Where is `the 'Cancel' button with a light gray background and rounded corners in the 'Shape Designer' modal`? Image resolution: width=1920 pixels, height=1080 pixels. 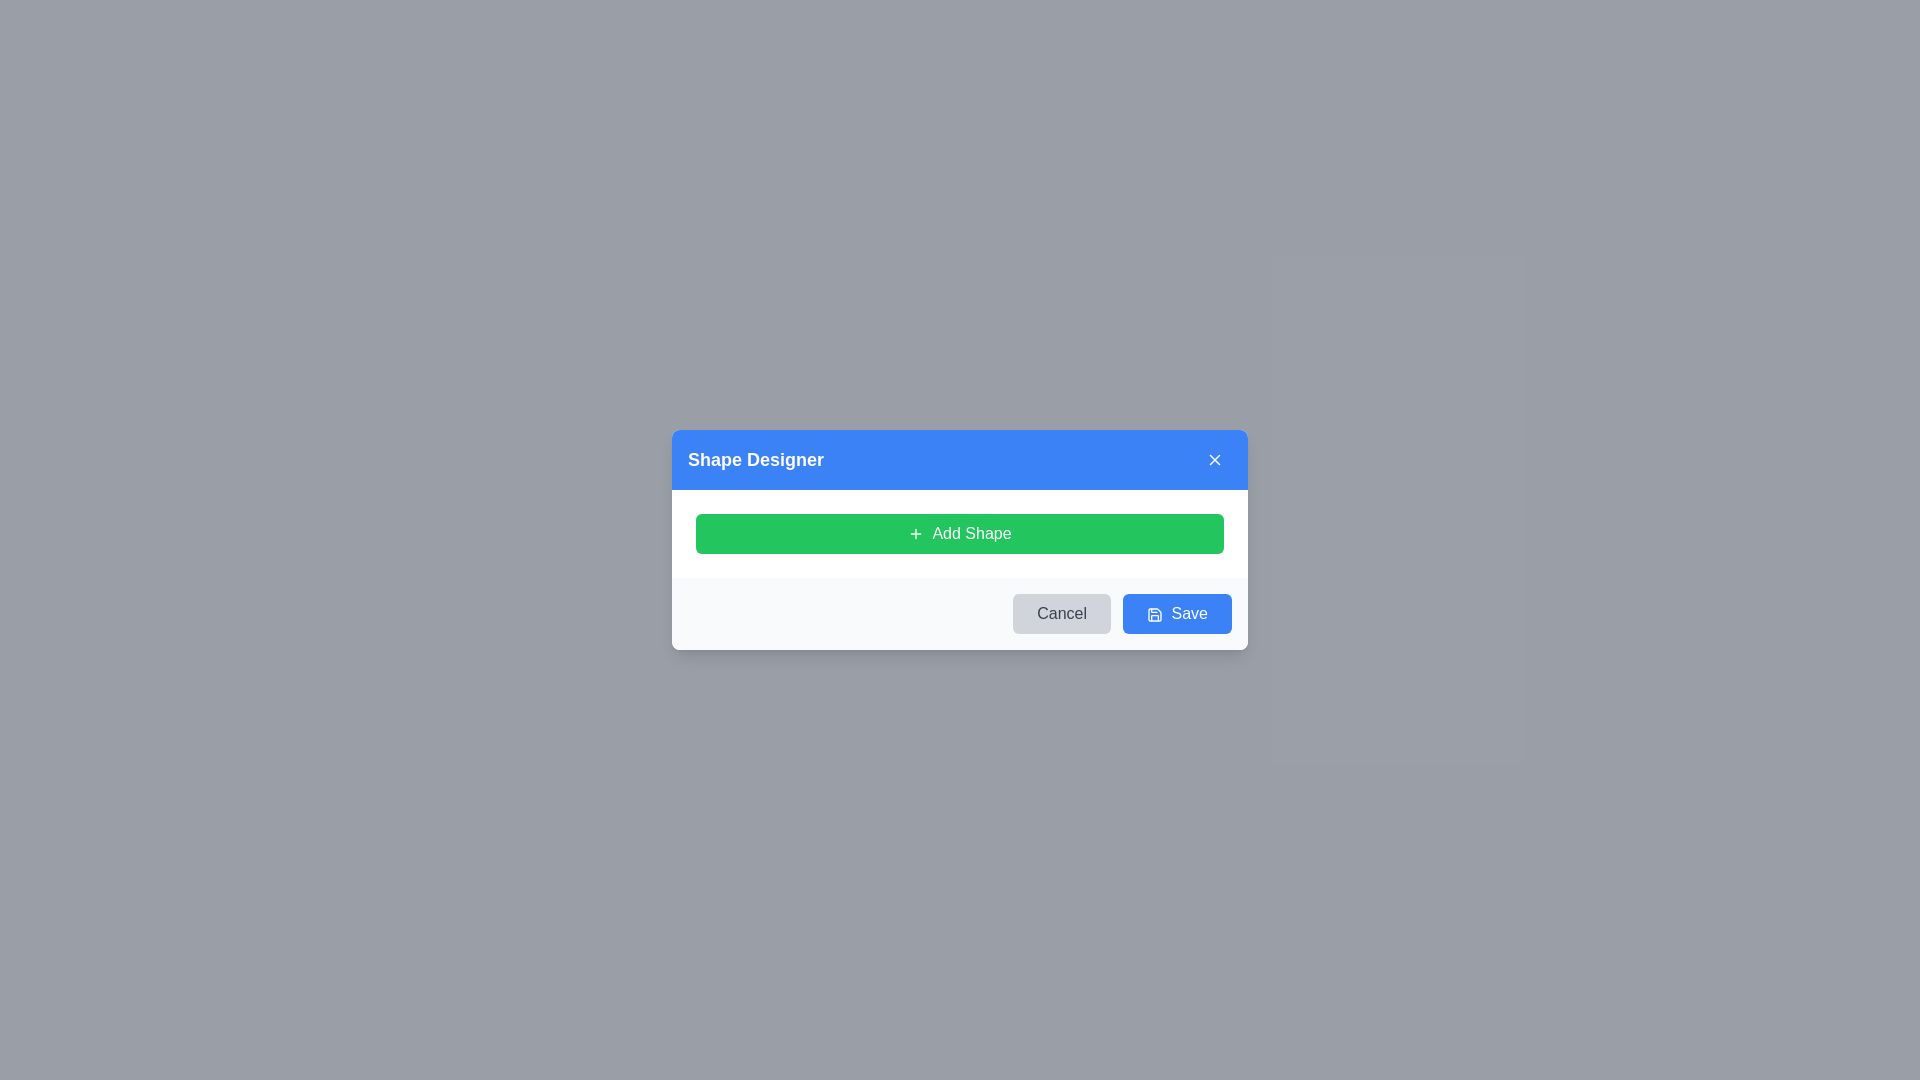 the 'Cancel' button with a light gray background and rounded corners in the 'Shape Designer' modal is located at coordinates (1061, 612).